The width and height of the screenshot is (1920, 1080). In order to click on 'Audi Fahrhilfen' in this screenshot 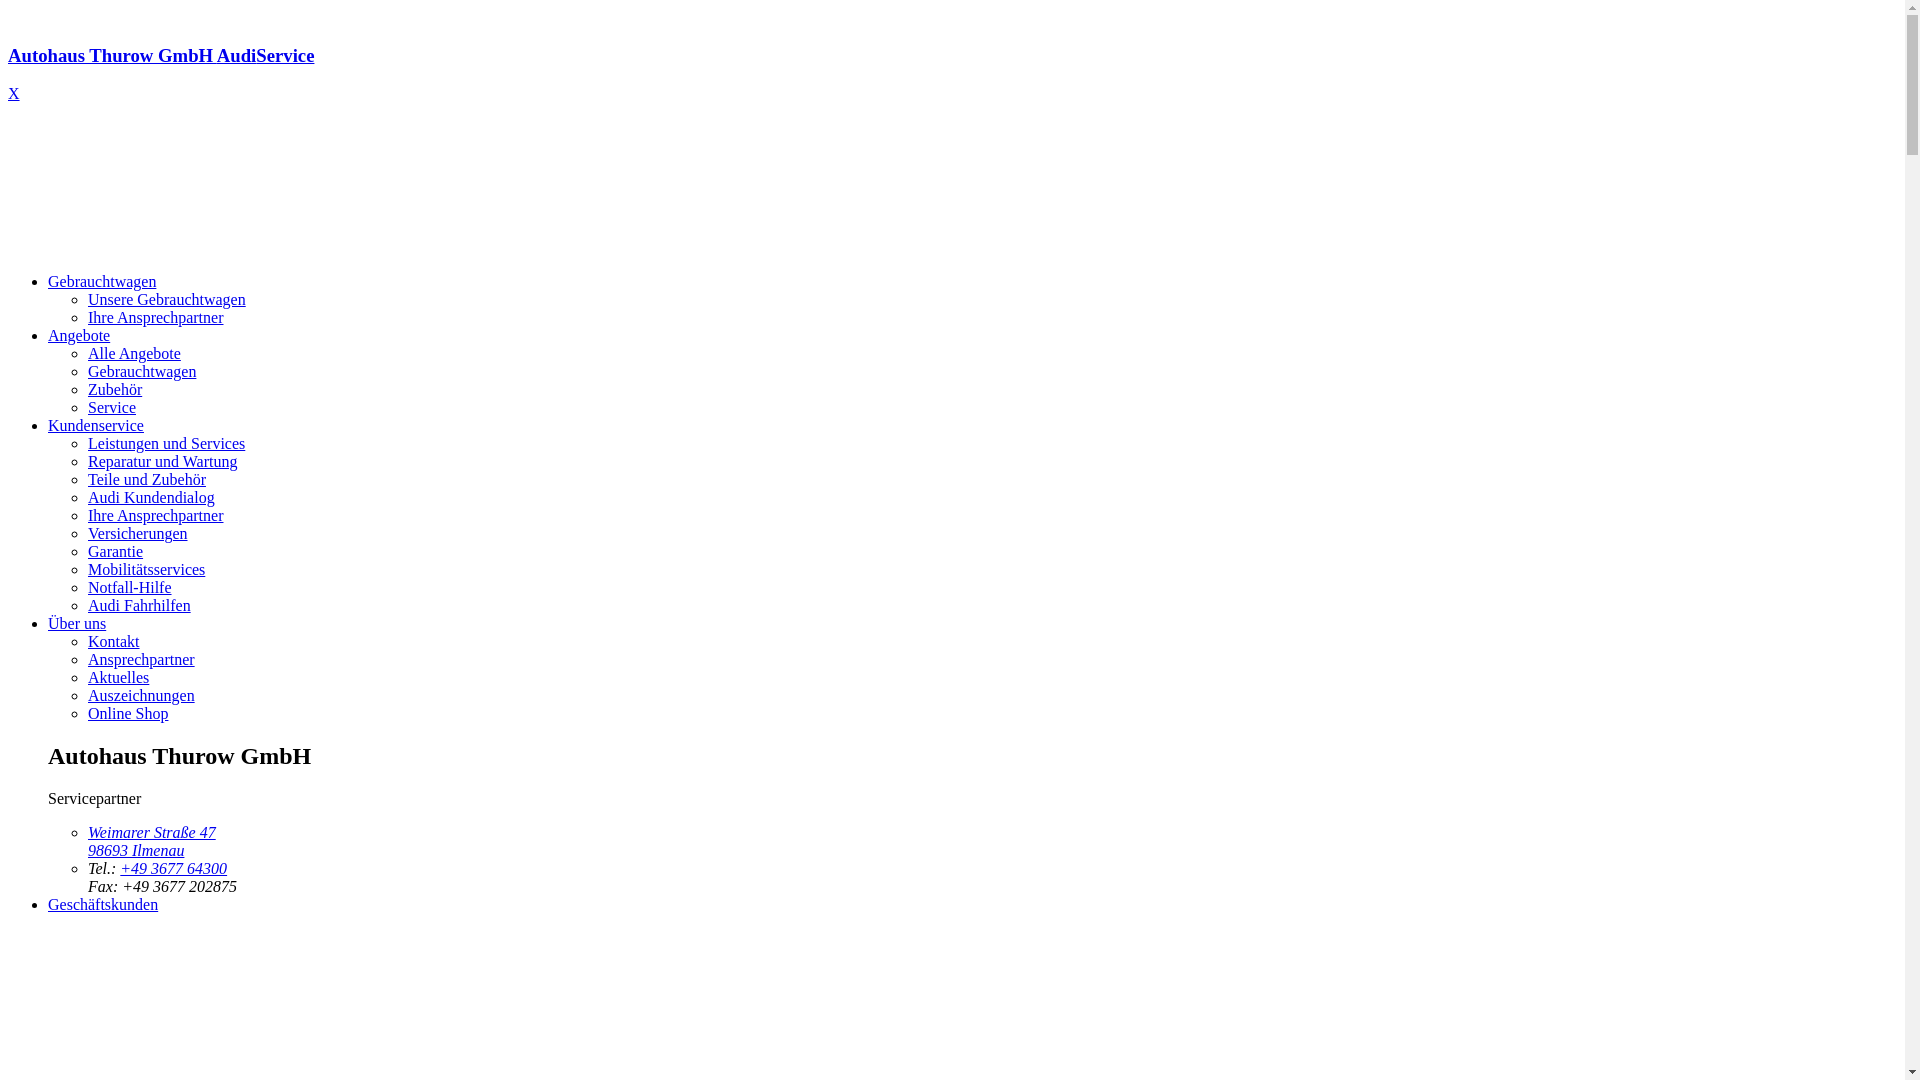, I will do `click(138, 604)`.